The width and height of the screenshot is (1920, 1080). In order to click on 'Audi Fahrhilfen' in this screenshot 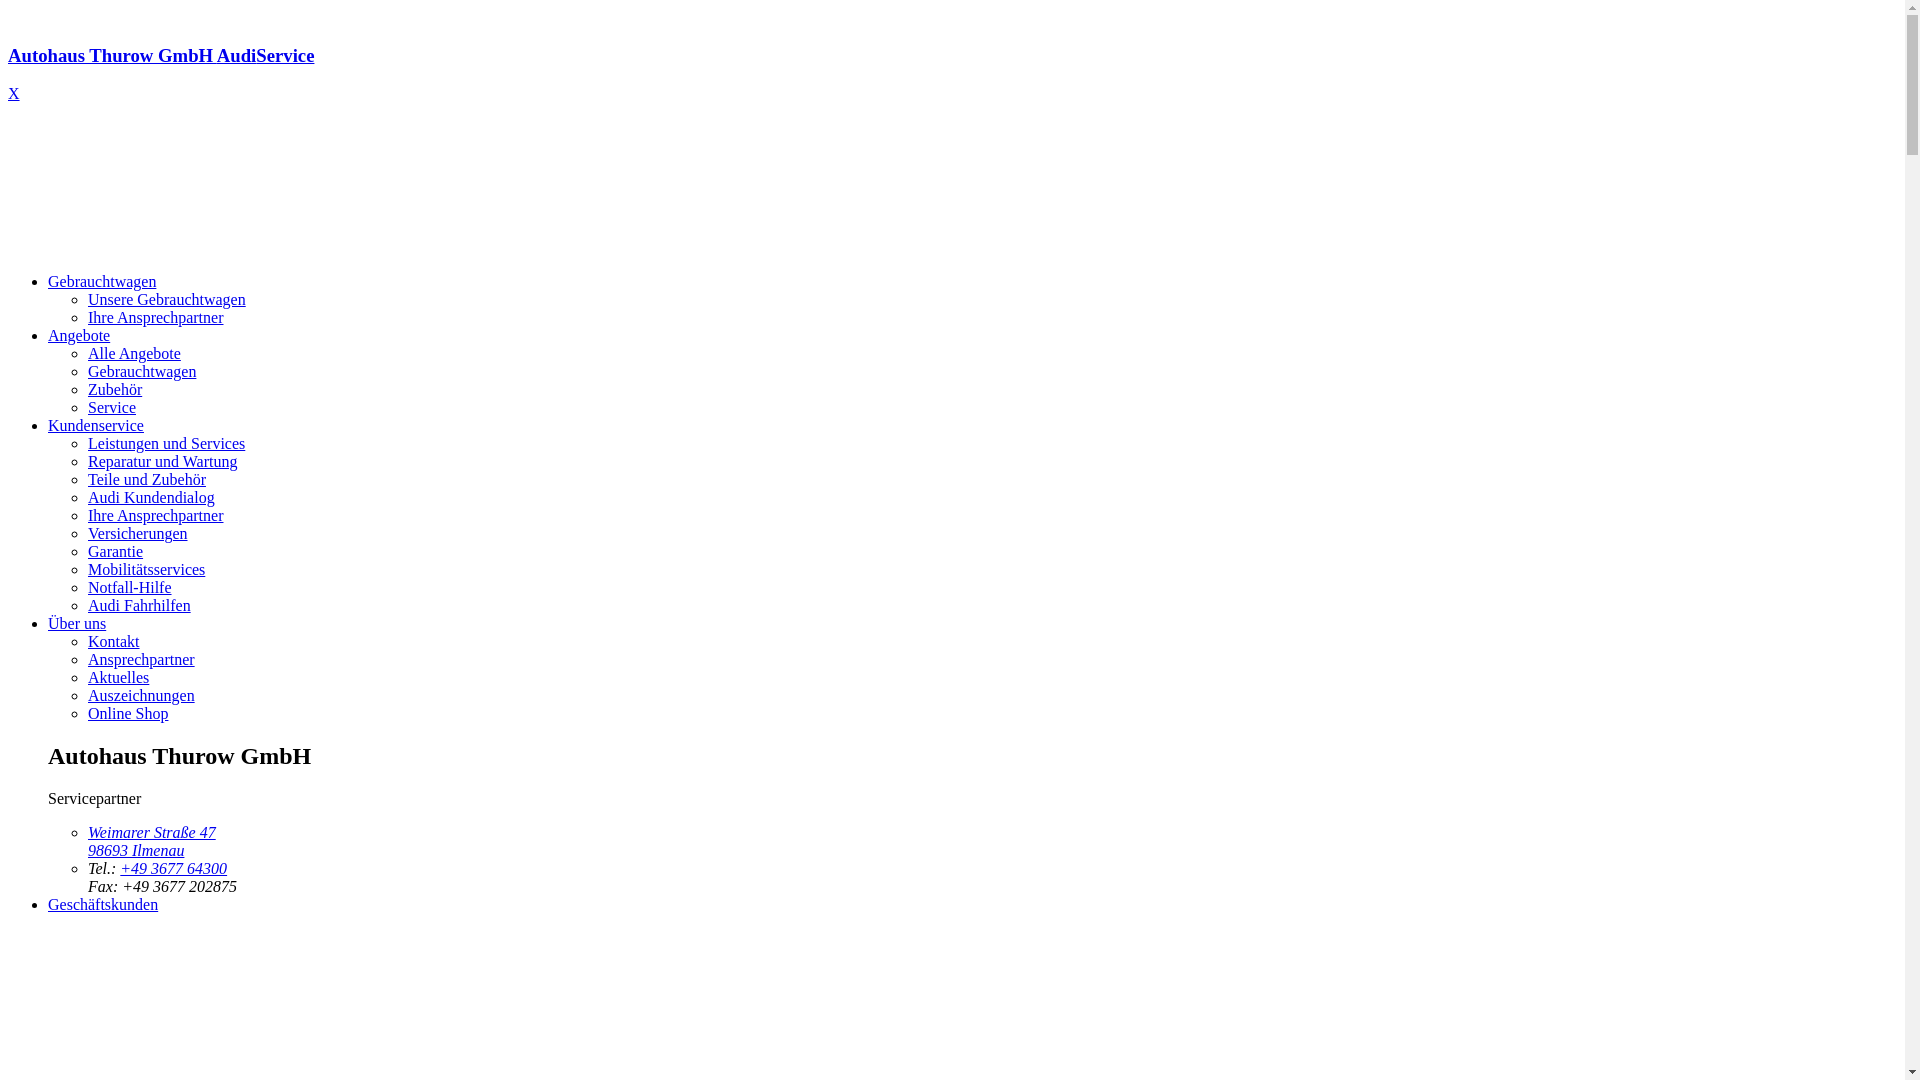, I will do `click(138, 604)`.